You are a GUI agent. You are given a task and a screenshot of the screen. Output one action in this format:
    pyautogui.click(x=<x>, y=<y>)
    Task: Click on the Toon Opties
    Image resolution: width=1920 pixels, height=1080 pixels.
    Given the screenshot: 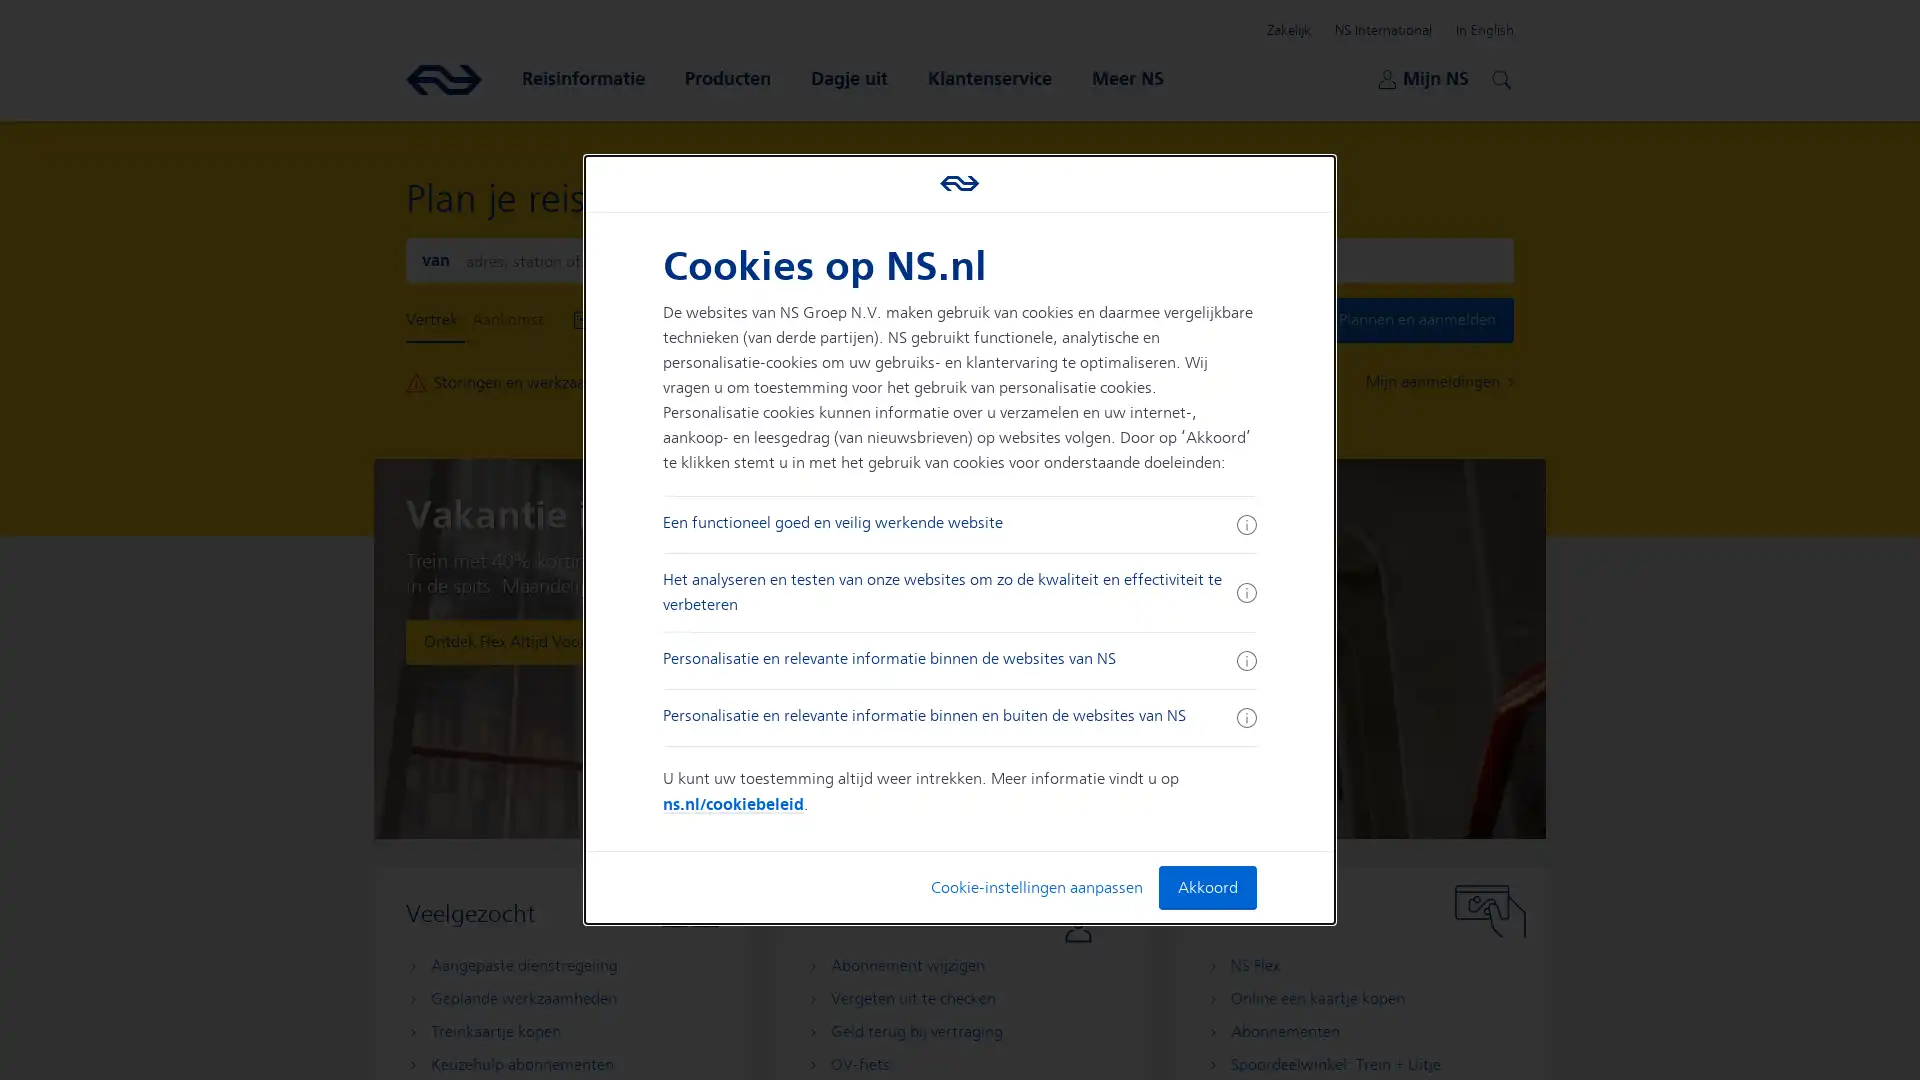 What is the action you would take?
    pyautogui.click(x=916, y=319)
    